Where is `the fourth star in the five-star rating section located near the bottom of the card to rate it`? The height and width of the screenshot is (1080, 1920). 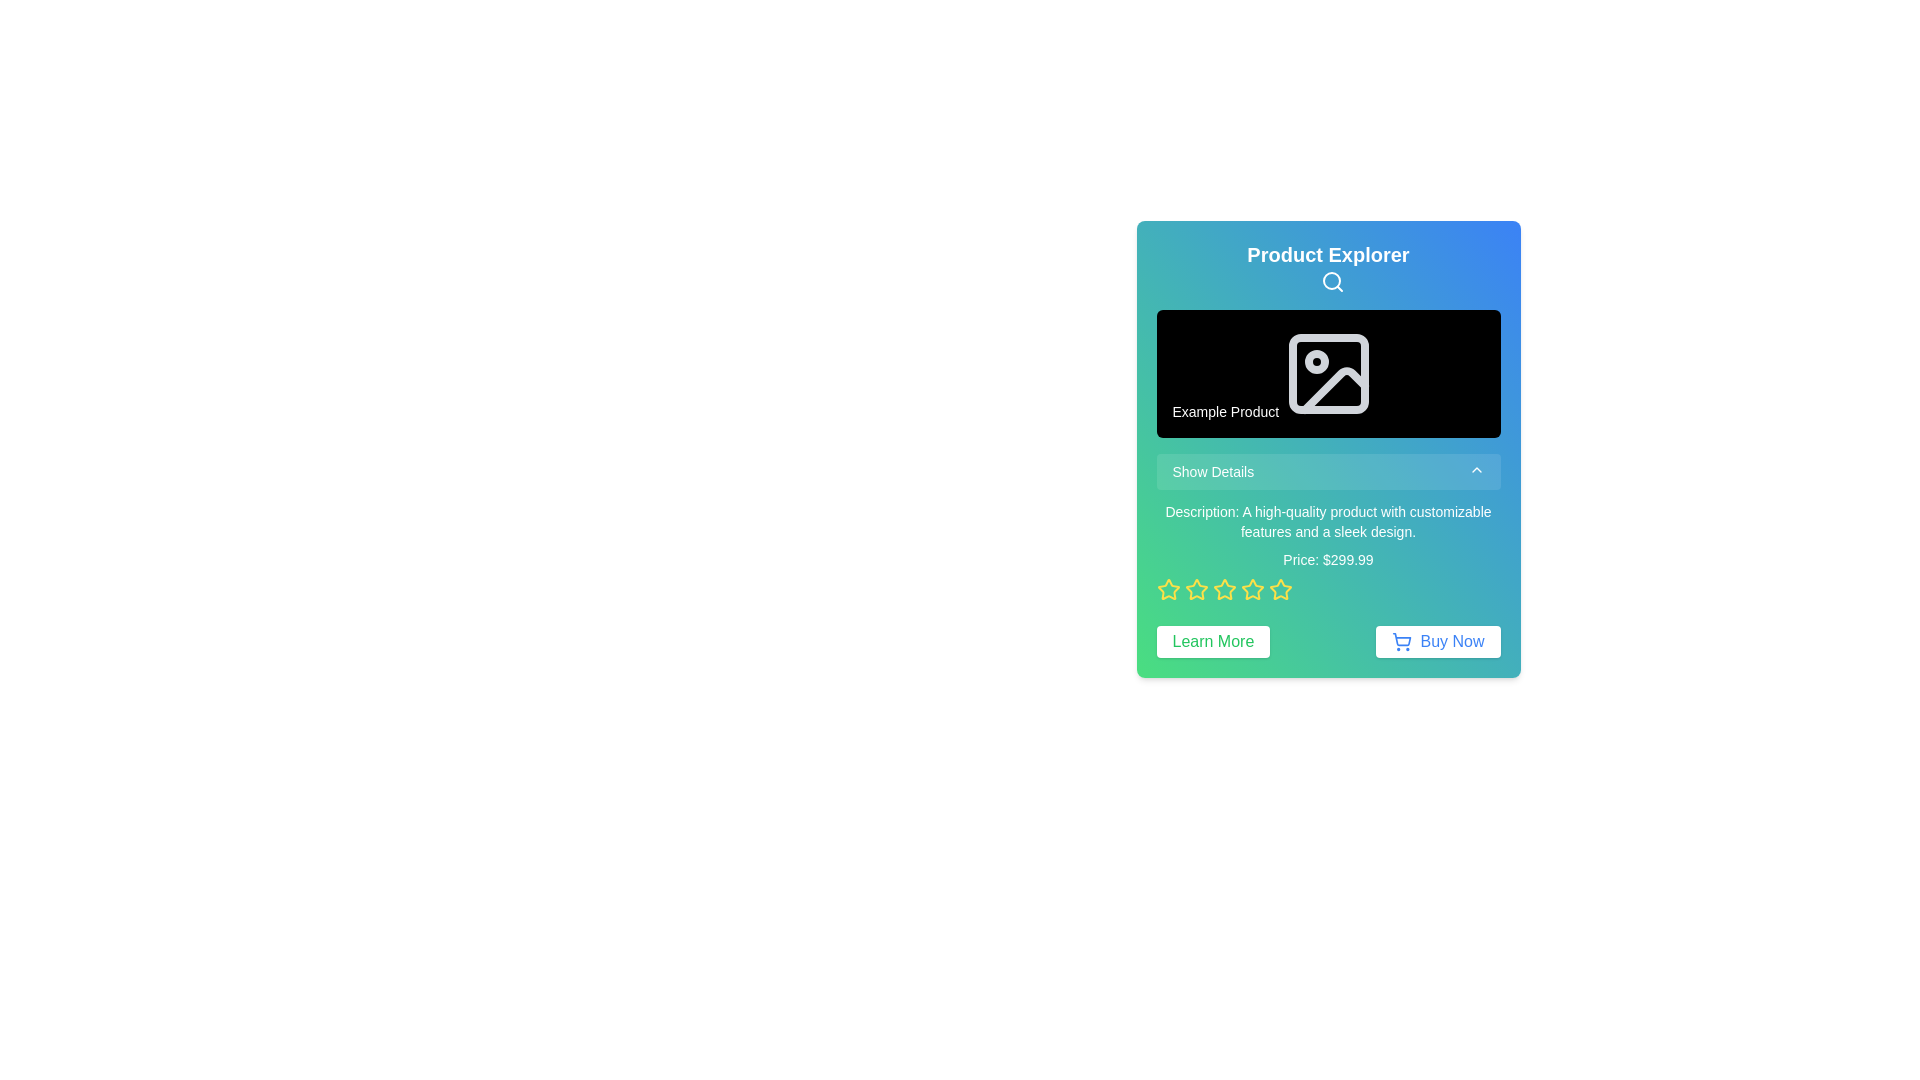
the fourth star in the five-star rating section located near the bottom of the card to rate it is located at coordinates (1280, 588).